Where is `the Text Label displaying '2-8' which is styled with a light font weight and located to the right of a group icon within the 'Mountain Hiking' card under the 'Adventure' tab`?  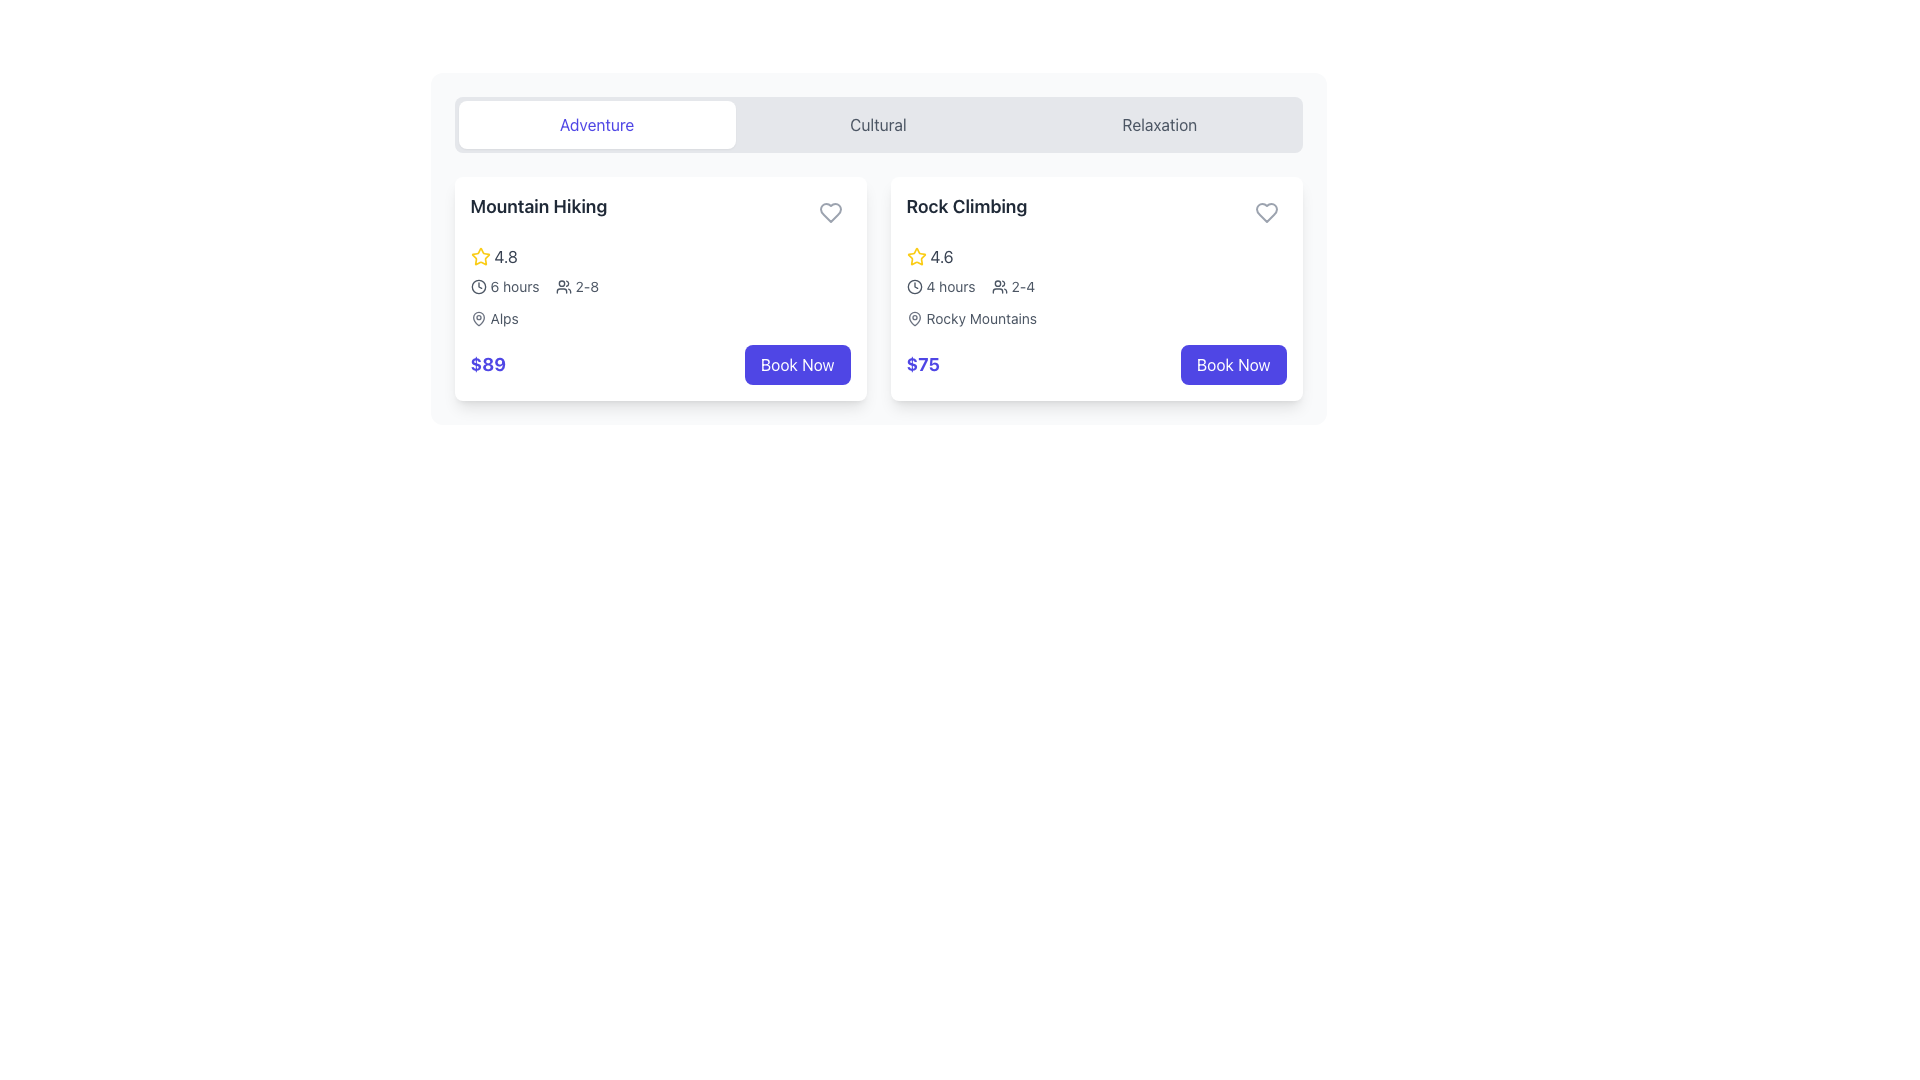
the Text Label displaying '2-8' which is styled with a light font weight and located to the right of a group icon within the 'Mountain Hiking' card under the 'Adventure' tab is located at coordinates (586, 286).